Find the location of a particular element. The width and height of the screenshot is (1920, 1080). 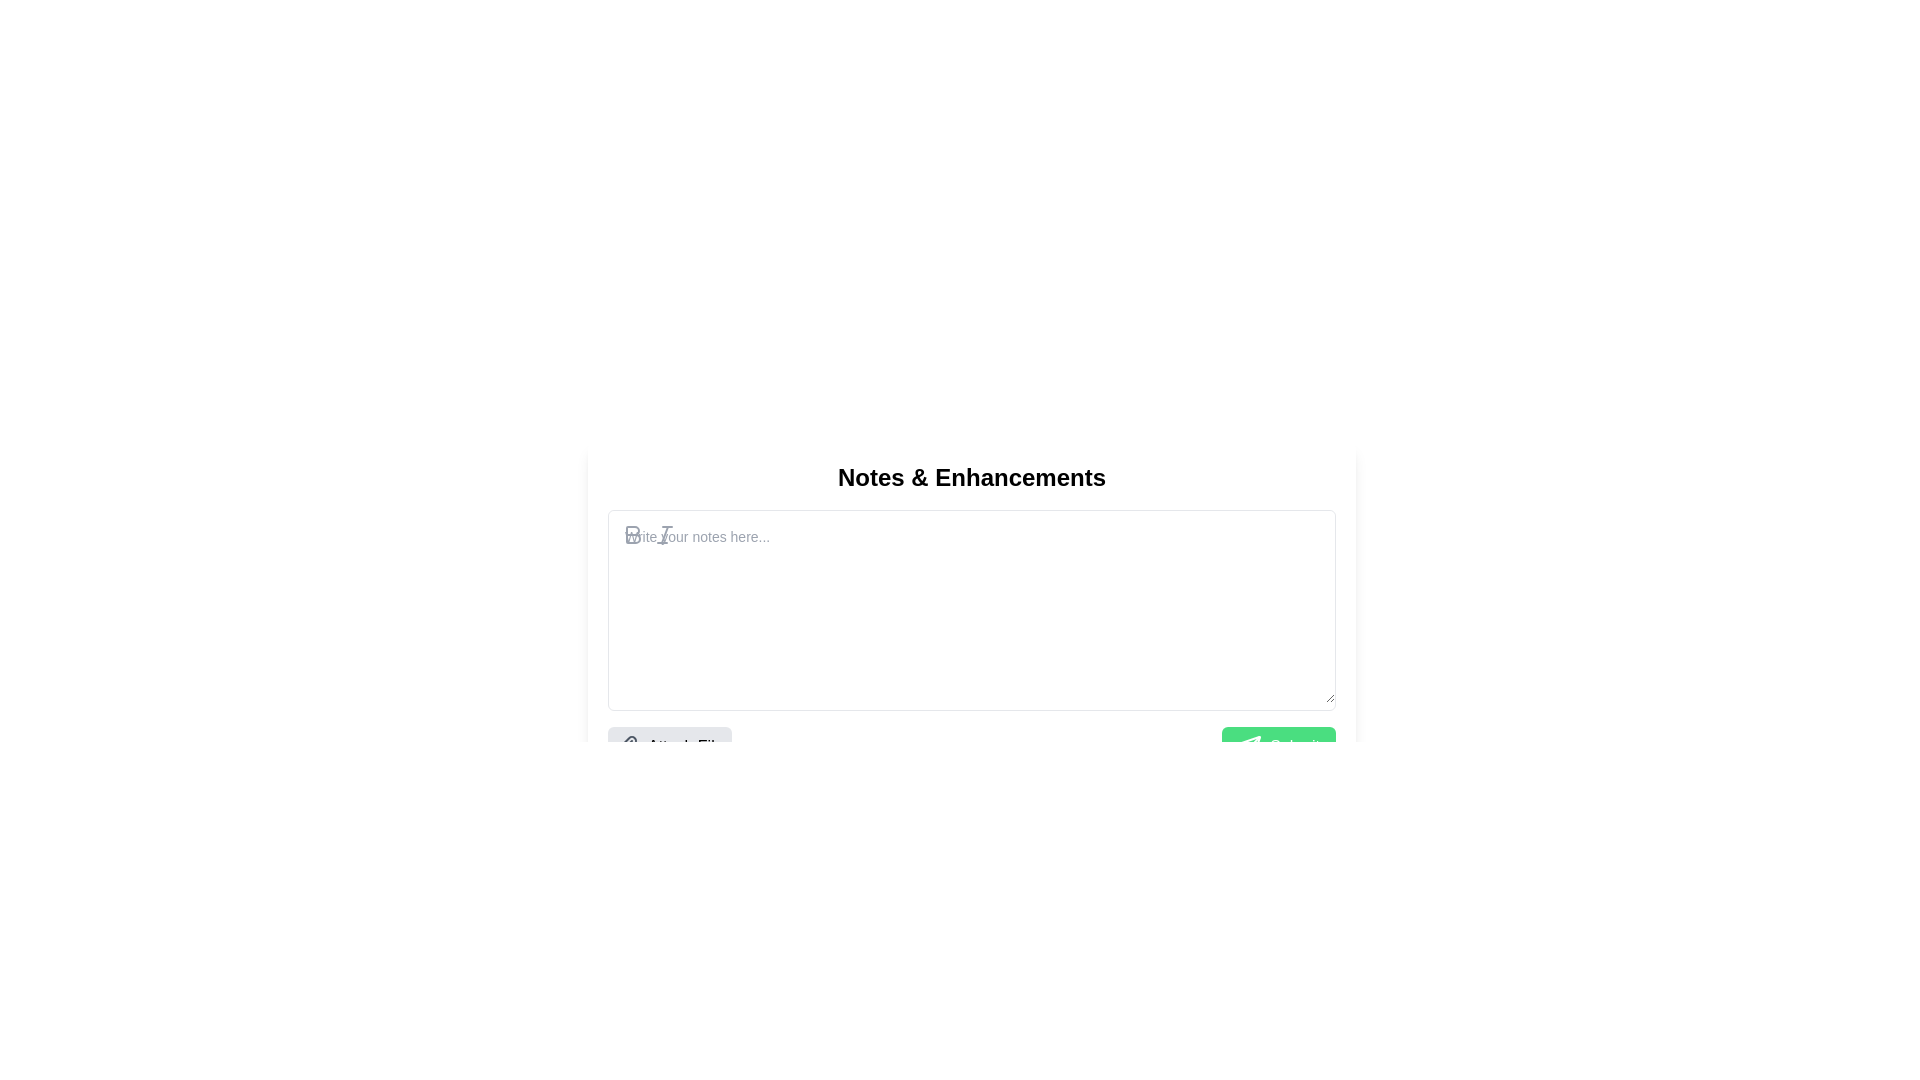

the 'Bold' icon in the Control Panel for Text Formatting located at the top-left corner of the note-editing box to apply bold styling is located at coordinates (648, 534).